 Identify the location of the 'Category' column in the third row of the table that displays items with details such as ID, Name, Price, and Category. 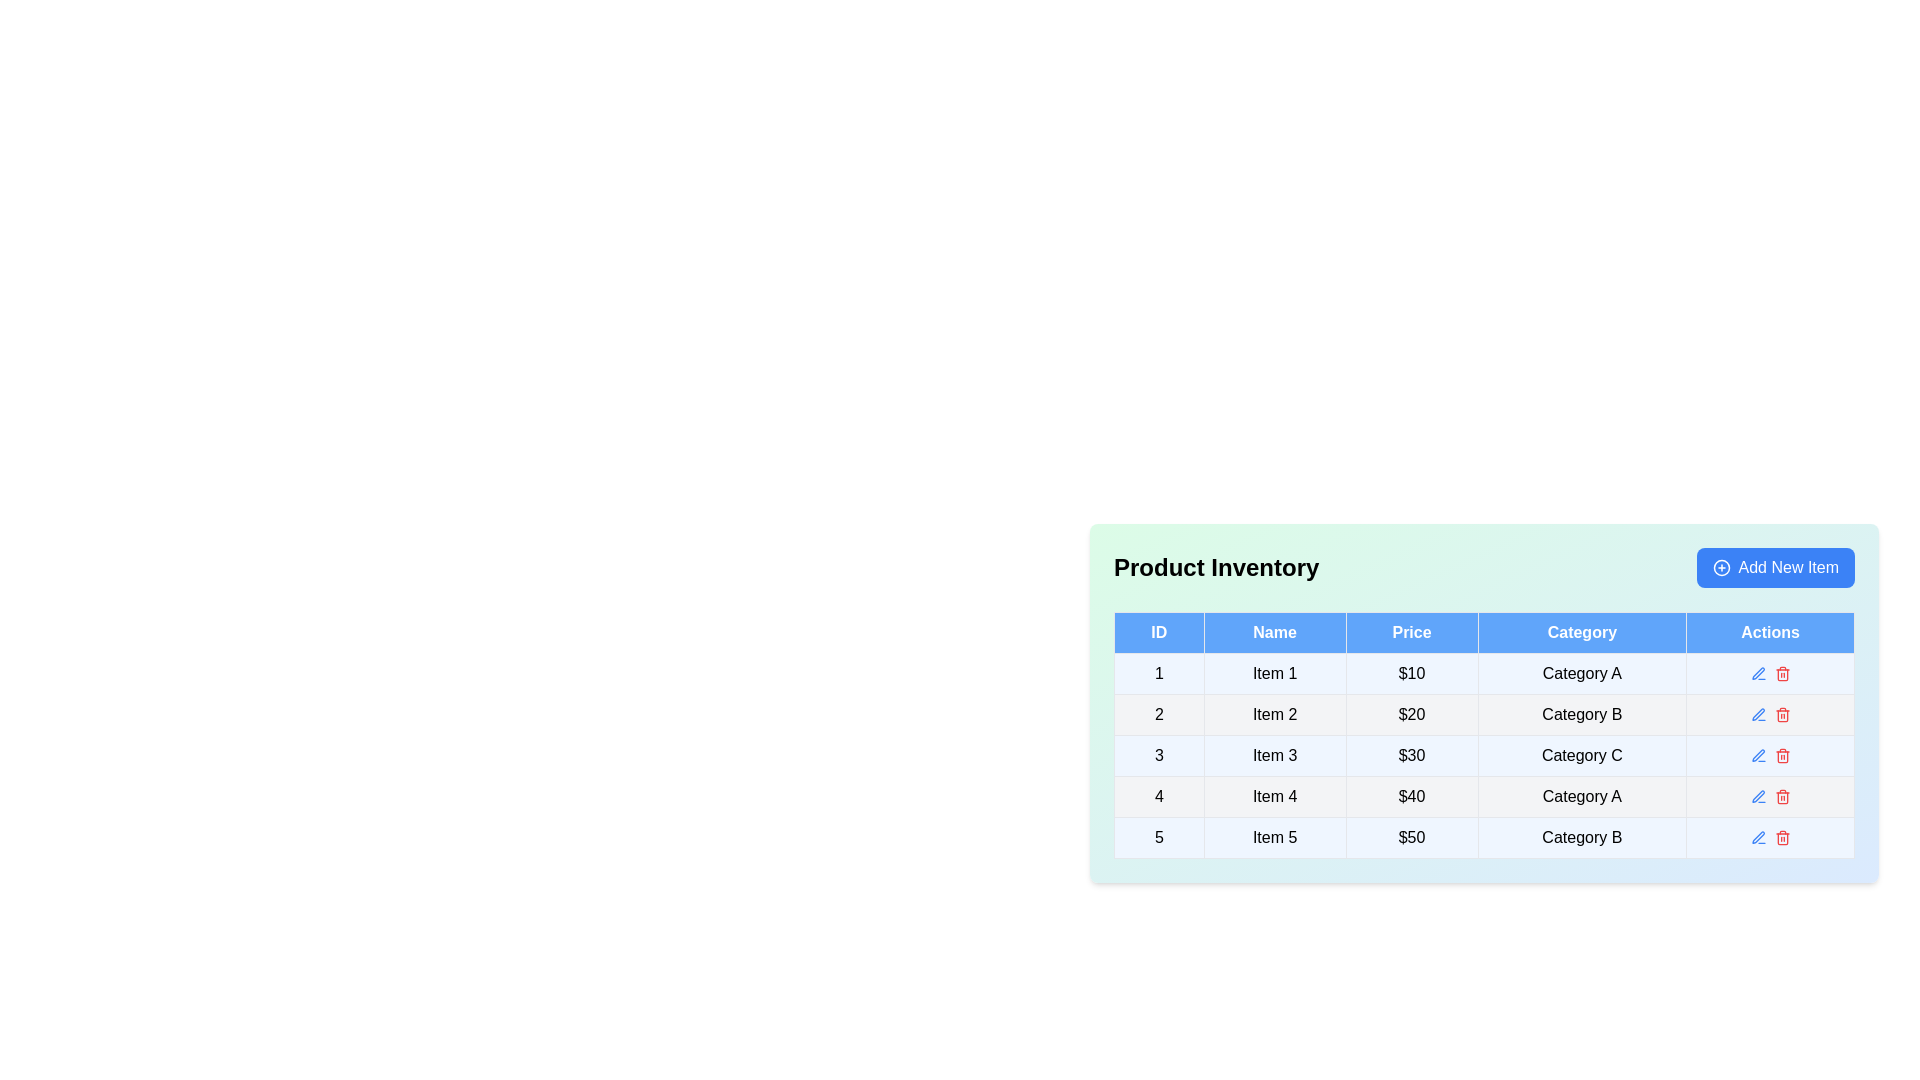
(1484, 756).